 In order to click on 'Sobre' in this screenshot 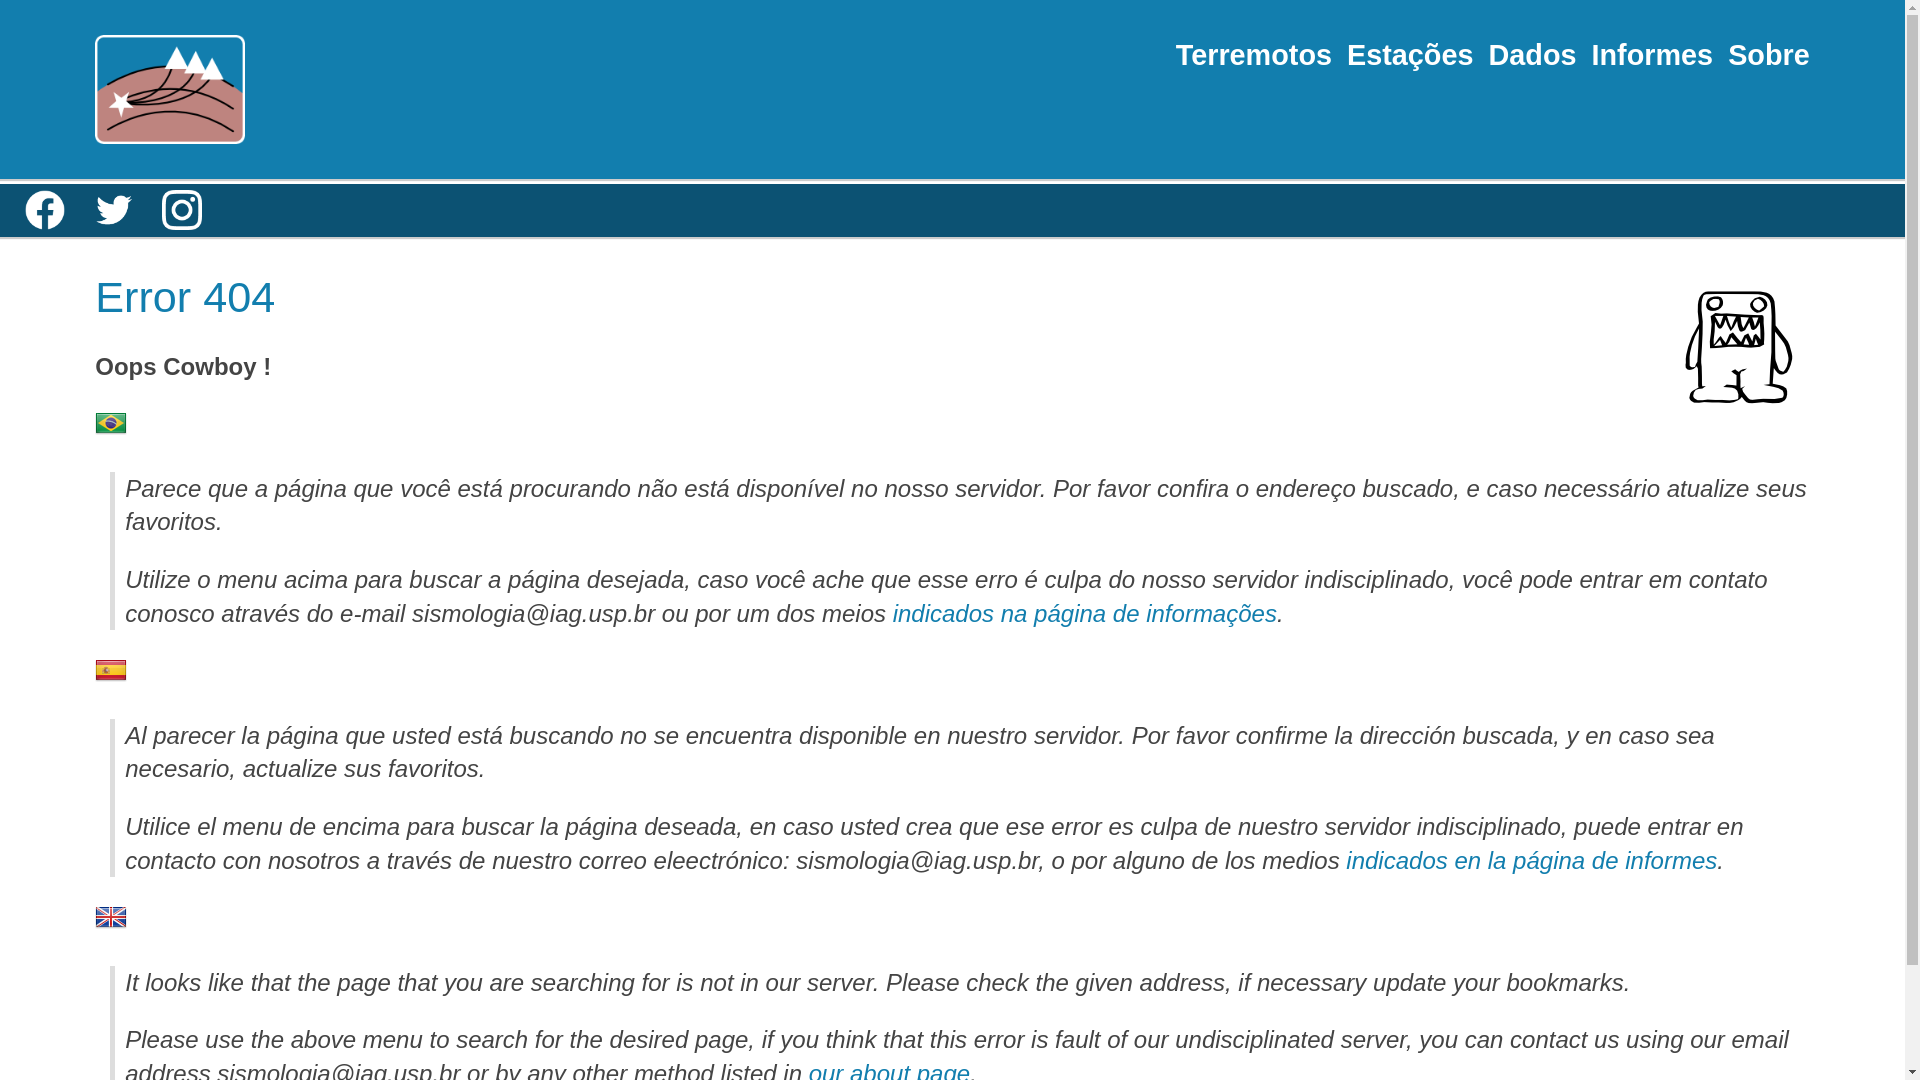, I will do `click(1769, 53)`.